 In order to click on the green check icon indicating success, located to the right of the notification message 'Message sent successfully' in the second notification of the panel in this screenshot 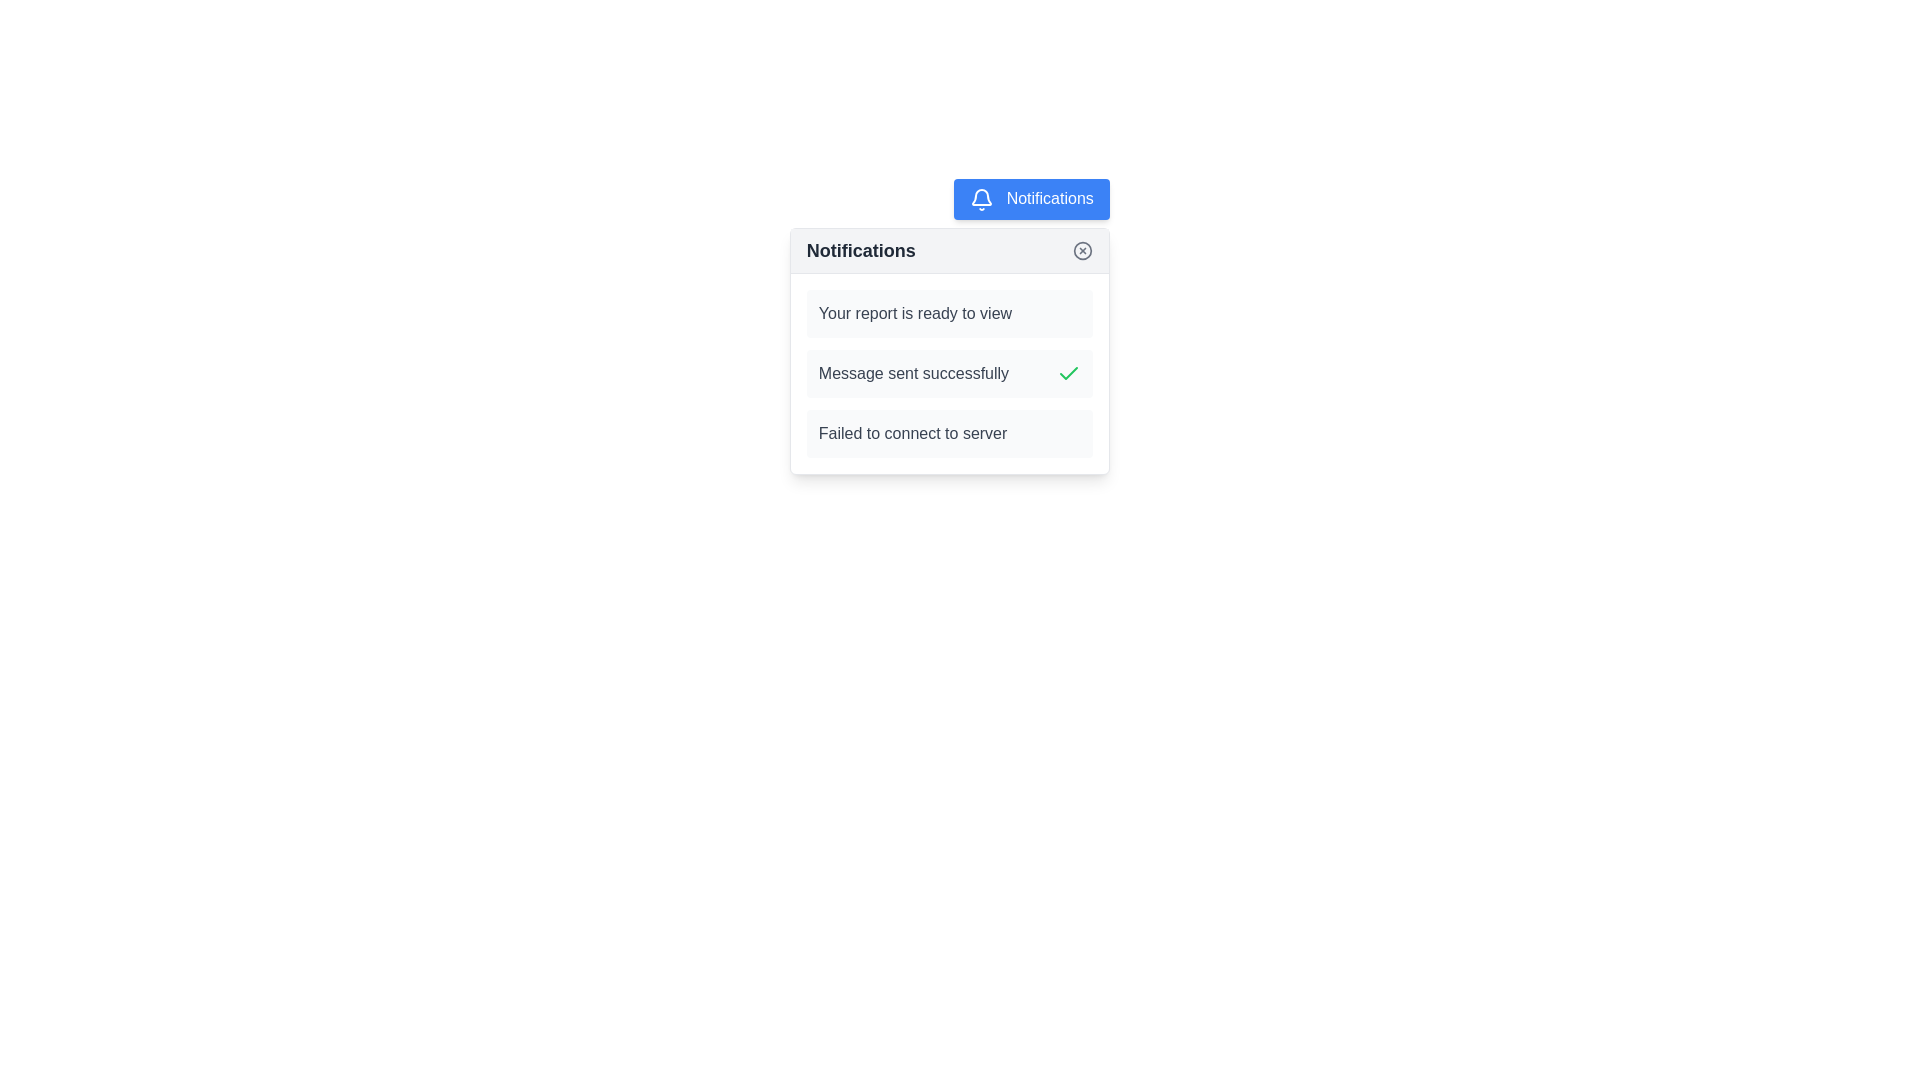, I will do `click(1067, 373)`.